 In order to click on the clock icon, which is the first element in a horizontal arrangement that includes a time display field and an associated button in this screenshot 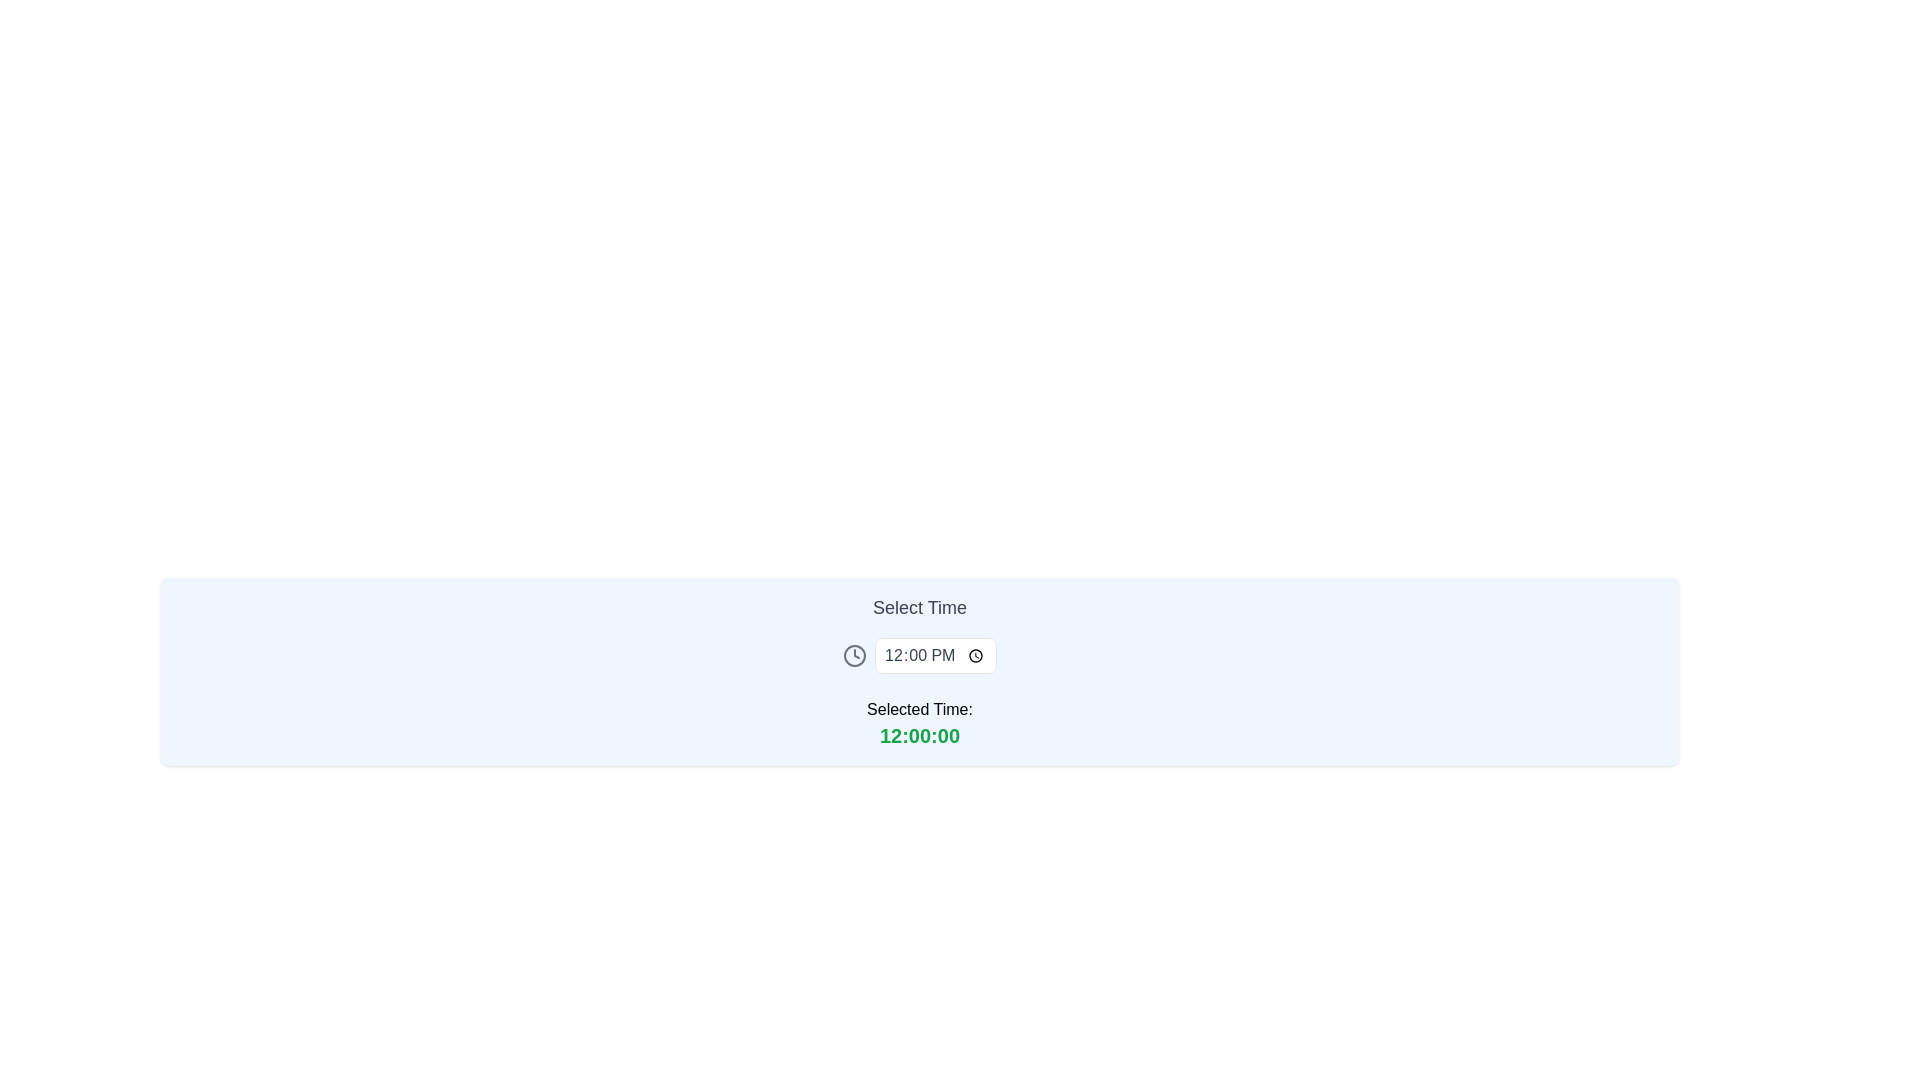, I will do `click(855, 655)`.